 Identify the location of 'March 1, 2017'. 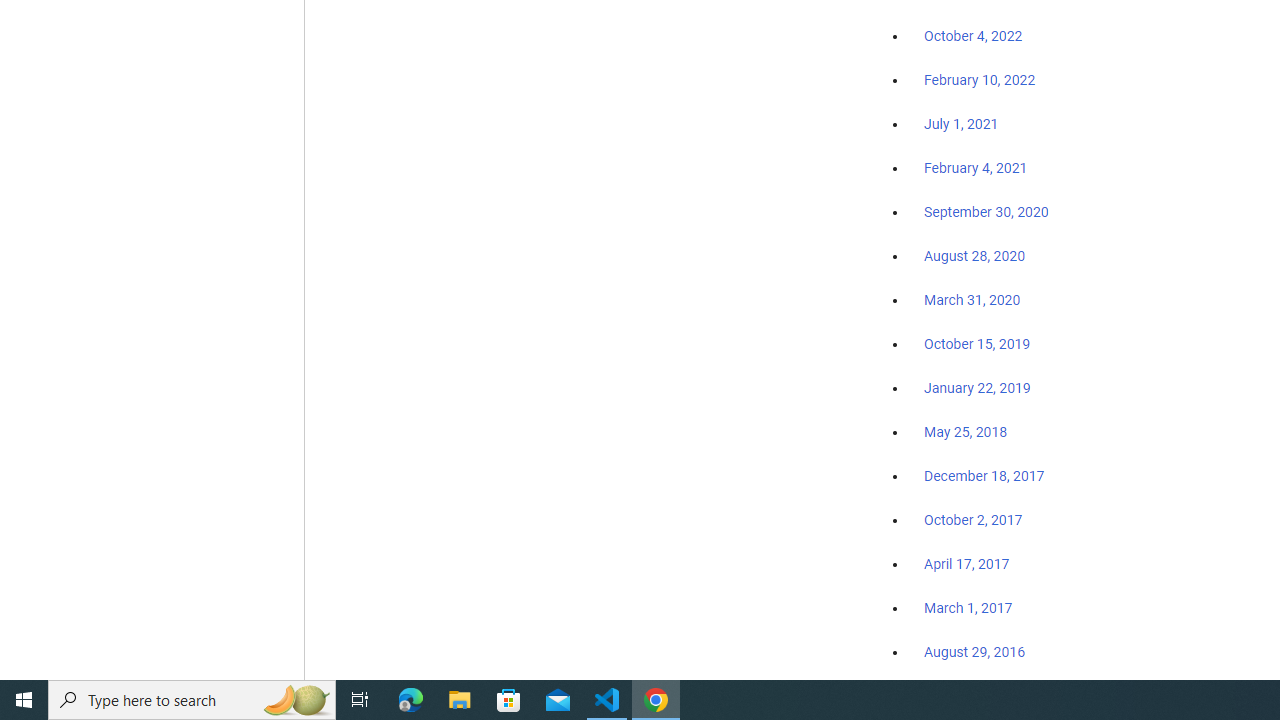
(968, 607).